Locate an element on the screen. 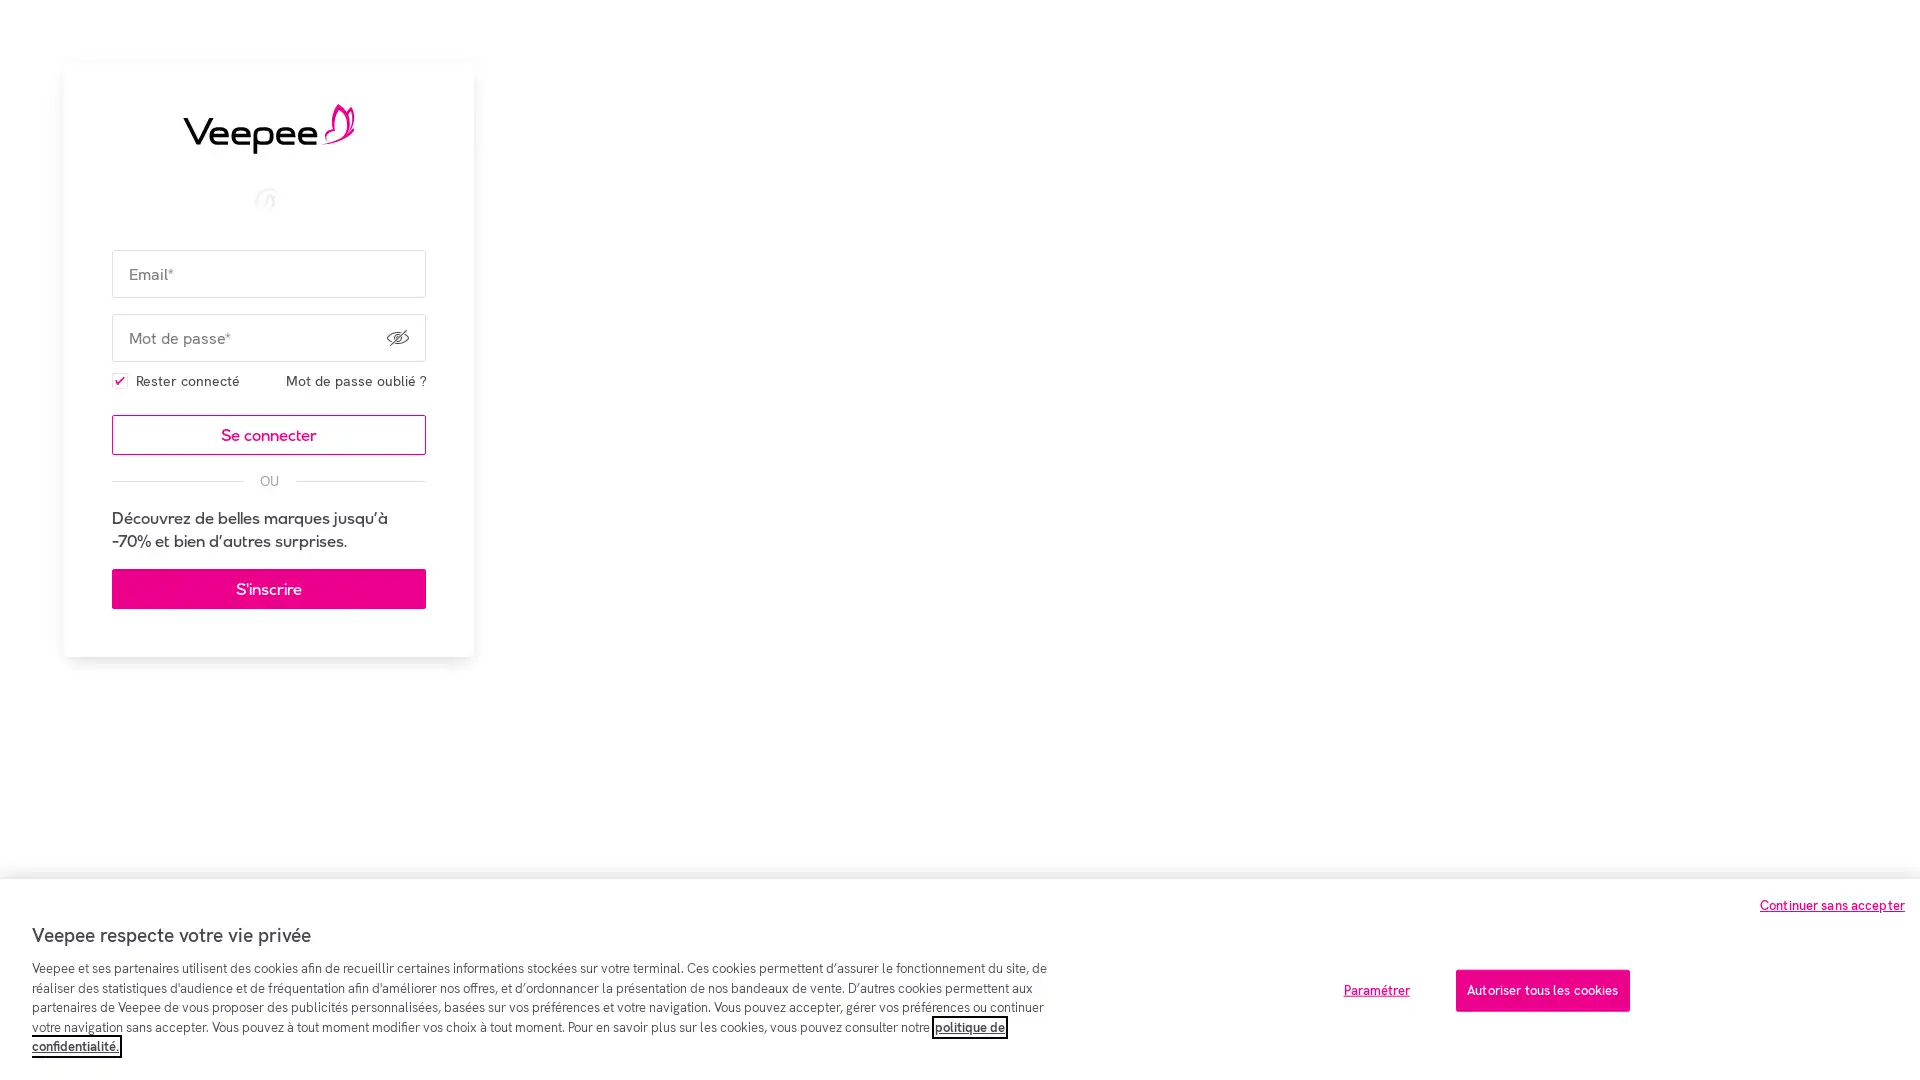 Image resolution: width=1920 pixels, height=1080 pixels. Continuer sans accepter is located at coordinates (1832, 905).